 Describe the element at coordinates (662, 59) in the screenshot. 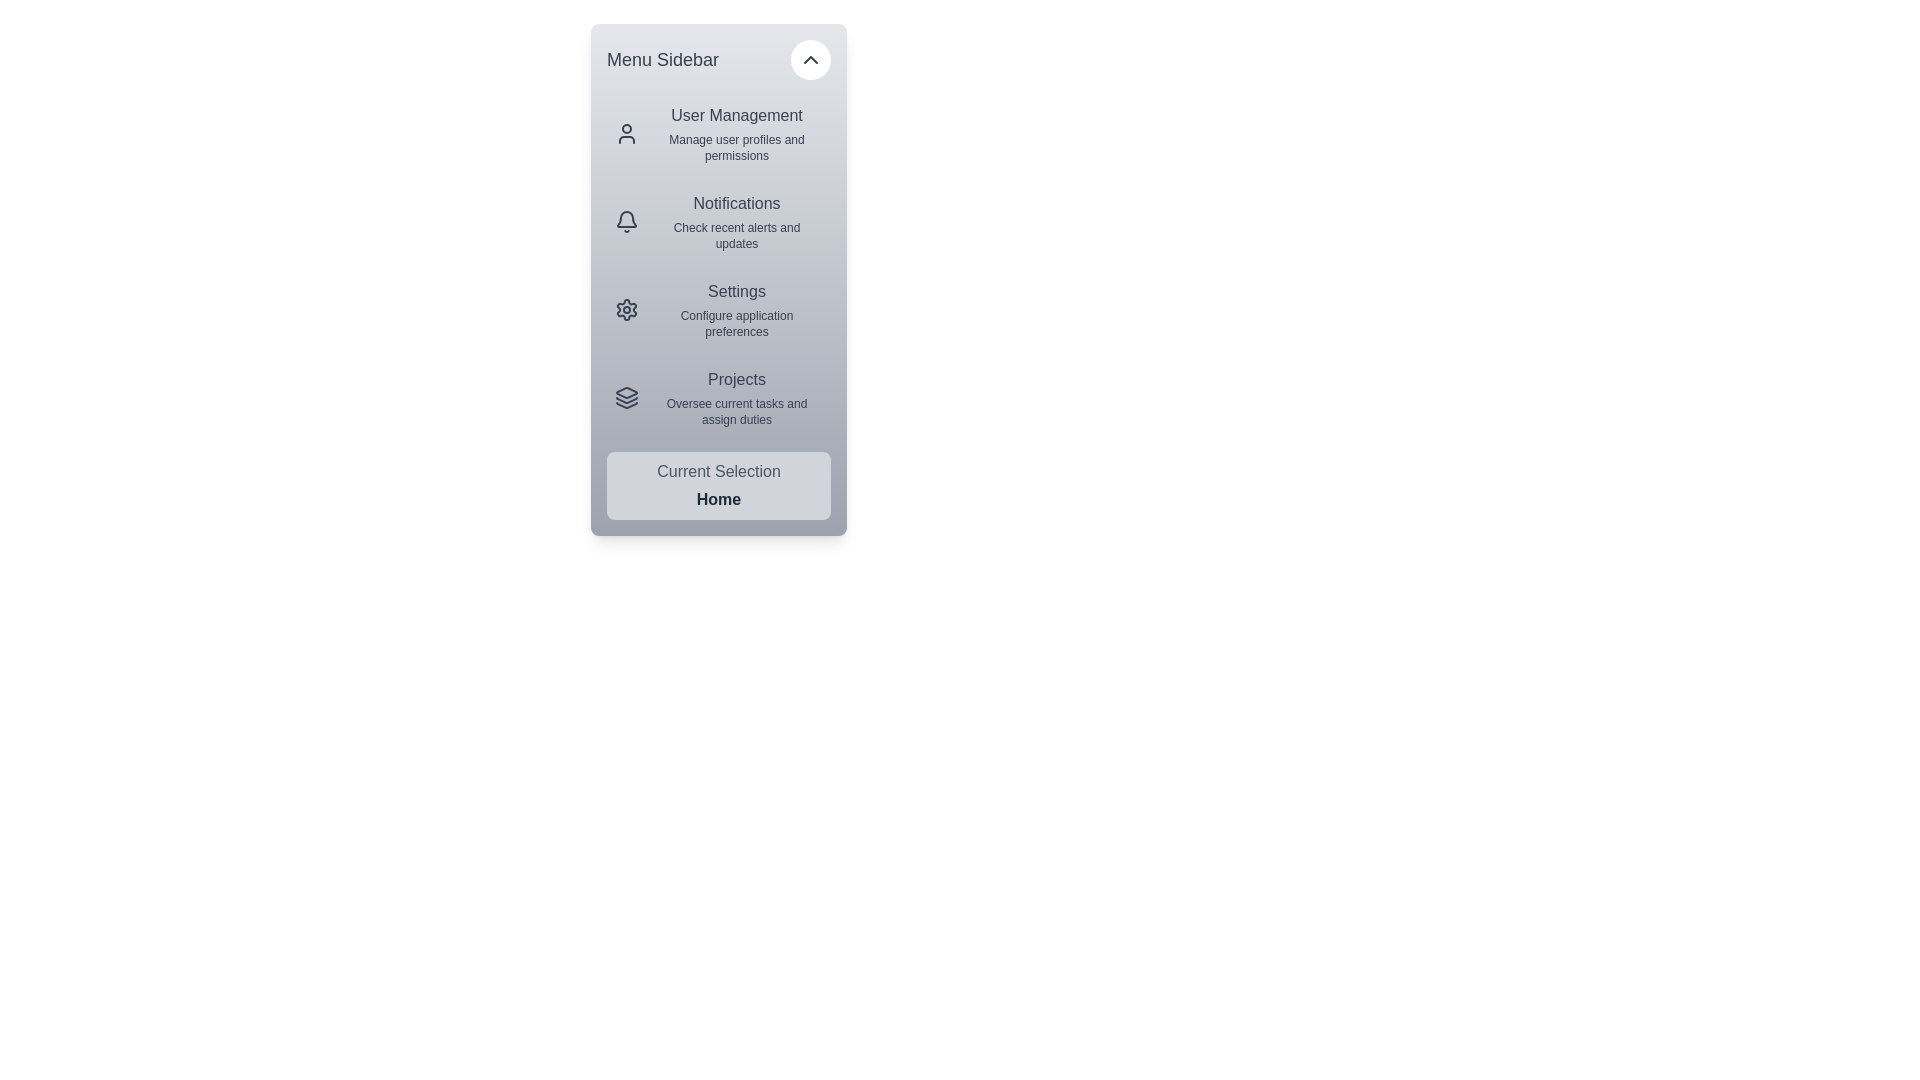

I see `the Text Label that indicates the title of the sidebar section, located at the top of the sidebar interface and positioned leftmost adjacent to a circular button` at that location.